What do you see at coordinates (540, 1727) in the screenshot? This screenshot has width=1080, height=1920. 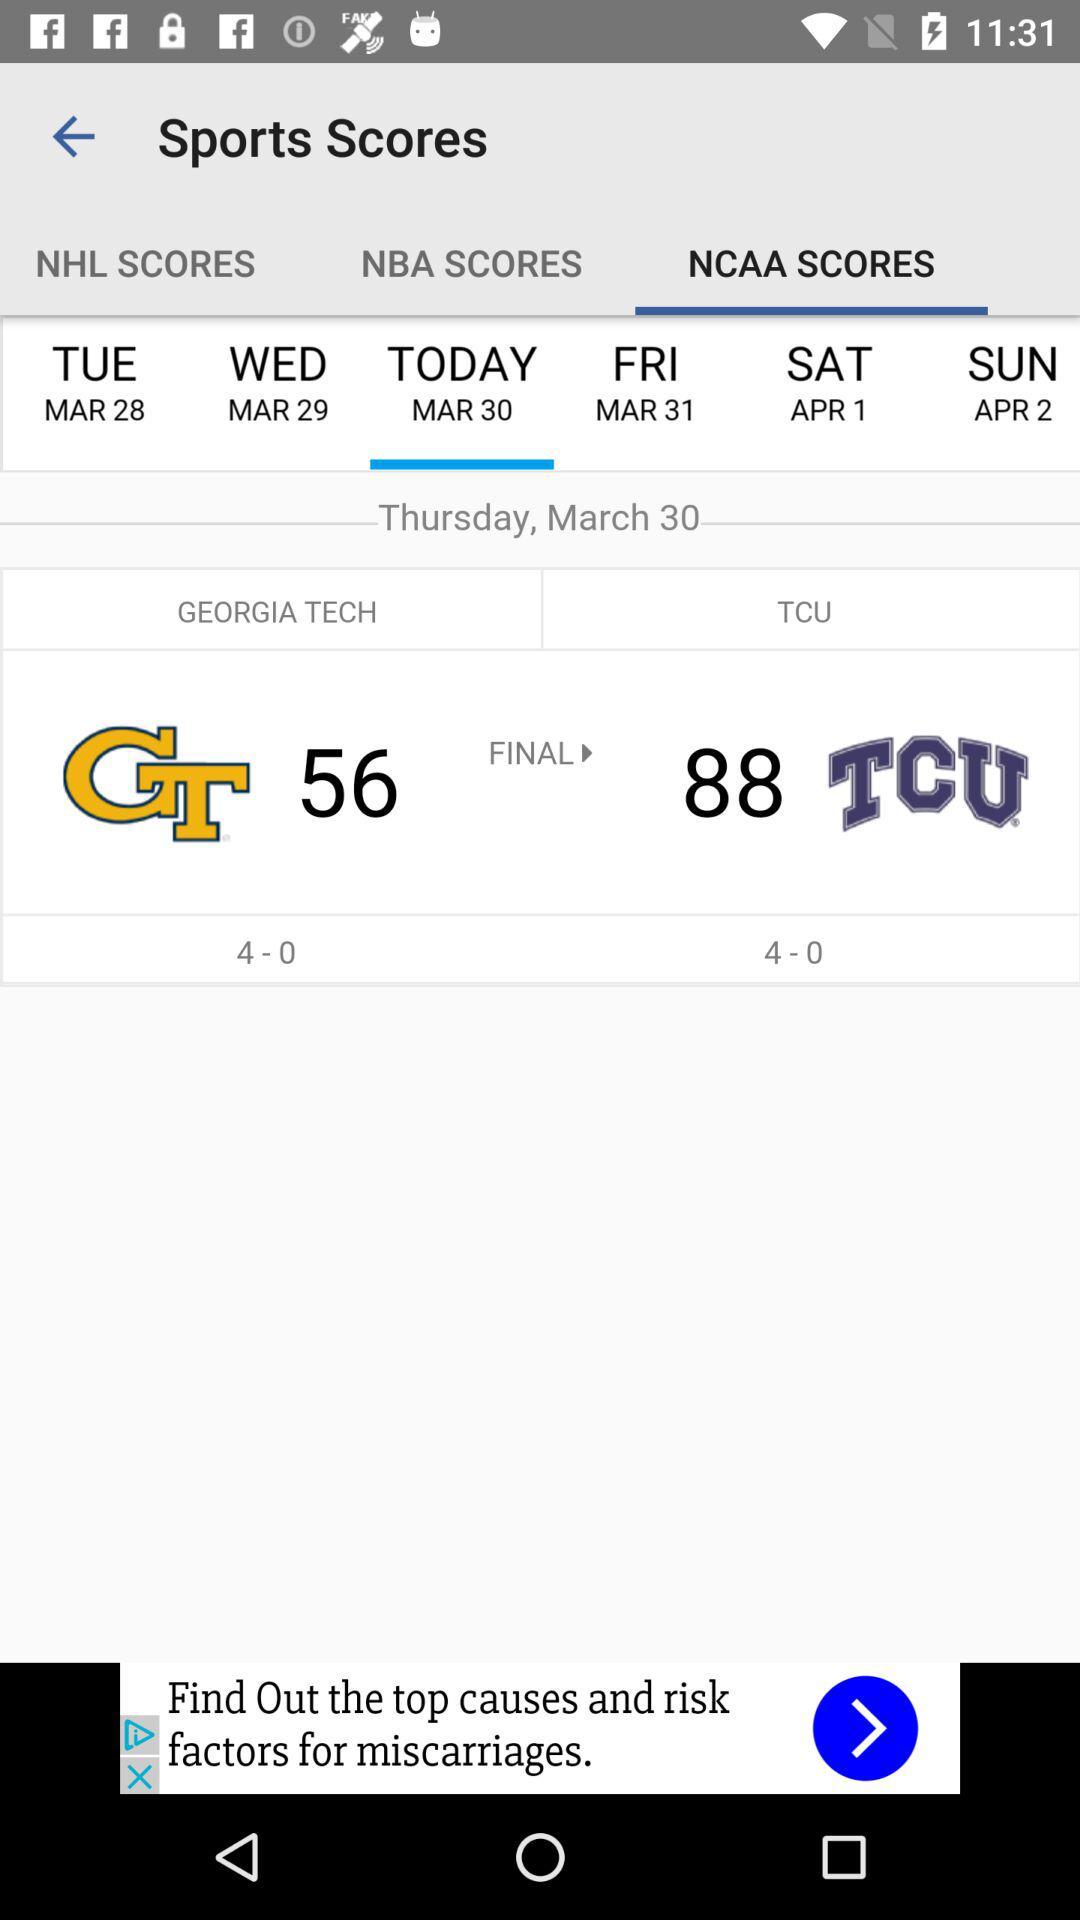 I see `advertisement click` at bounding box center [540, 1727].